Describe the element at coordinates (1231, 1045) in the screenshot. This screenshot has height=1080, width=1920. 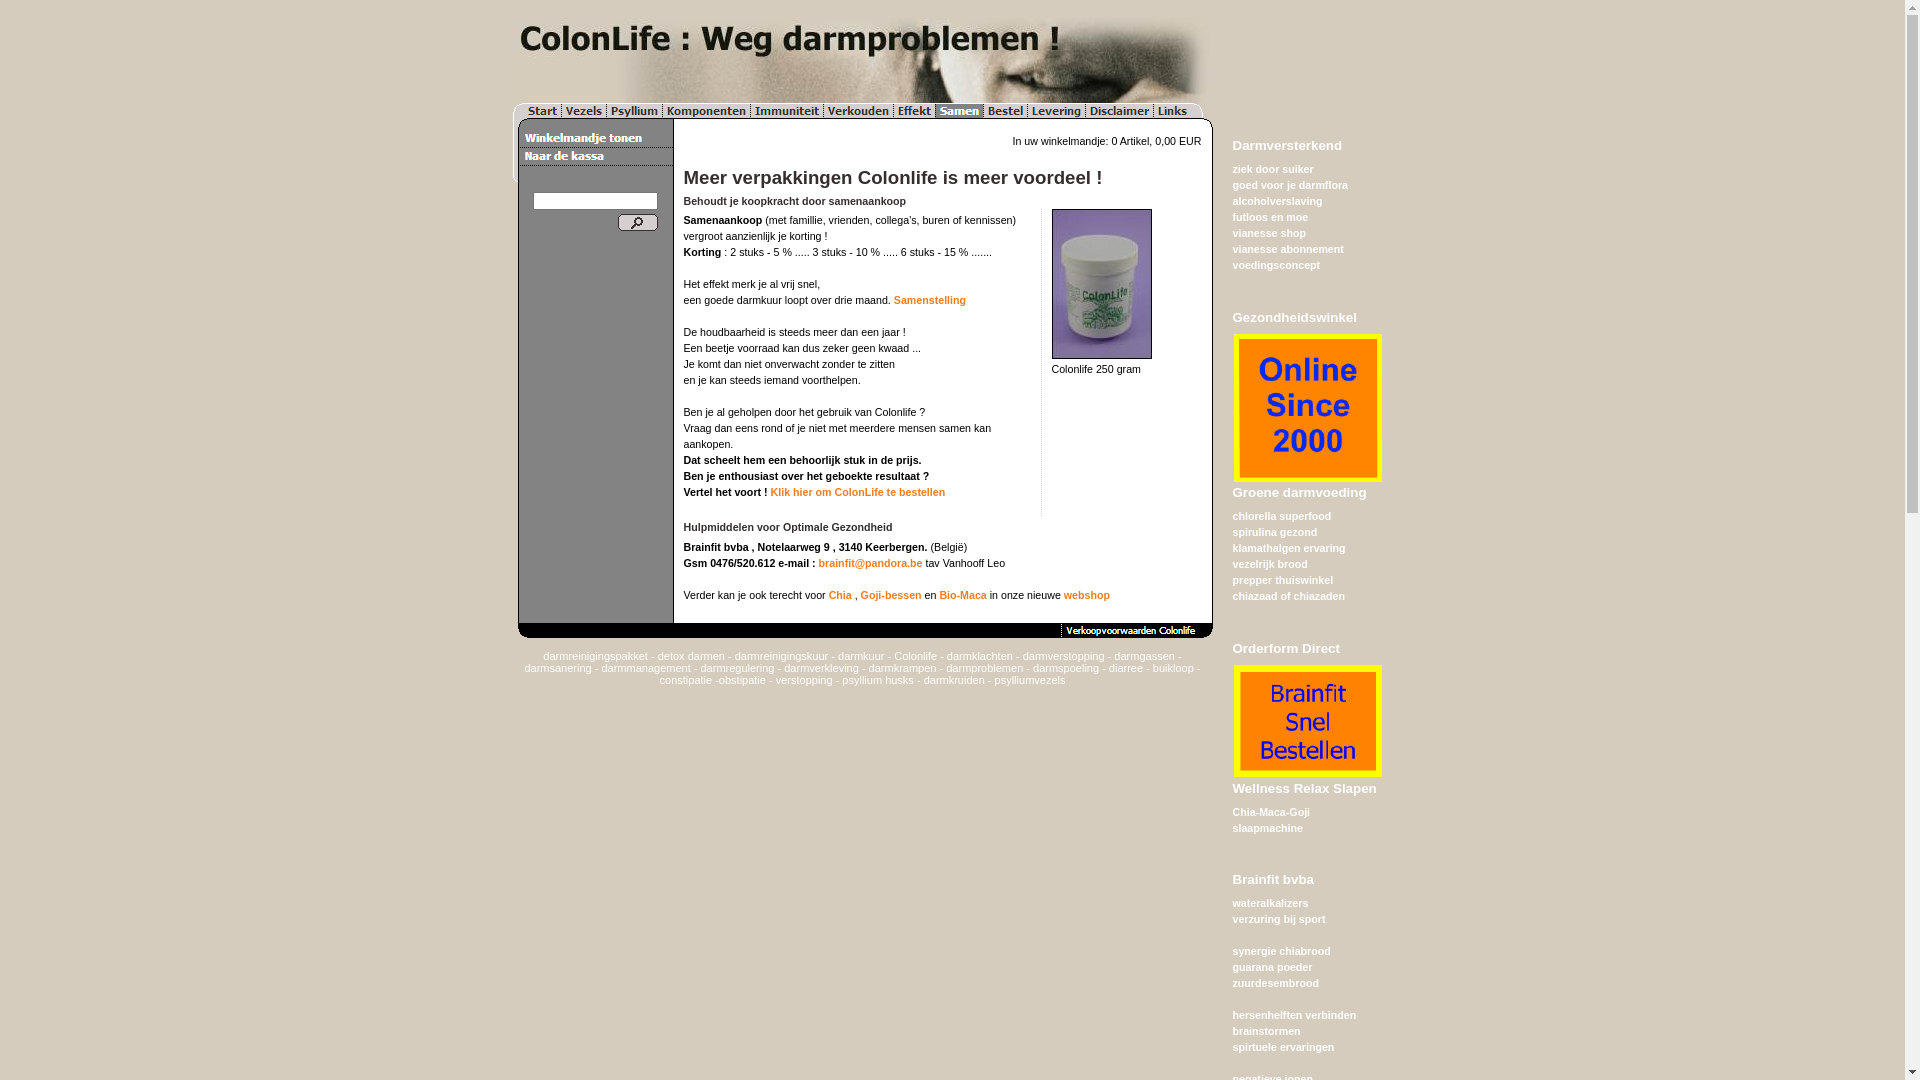
I see `'spirtuele ervaringen'` at that location.